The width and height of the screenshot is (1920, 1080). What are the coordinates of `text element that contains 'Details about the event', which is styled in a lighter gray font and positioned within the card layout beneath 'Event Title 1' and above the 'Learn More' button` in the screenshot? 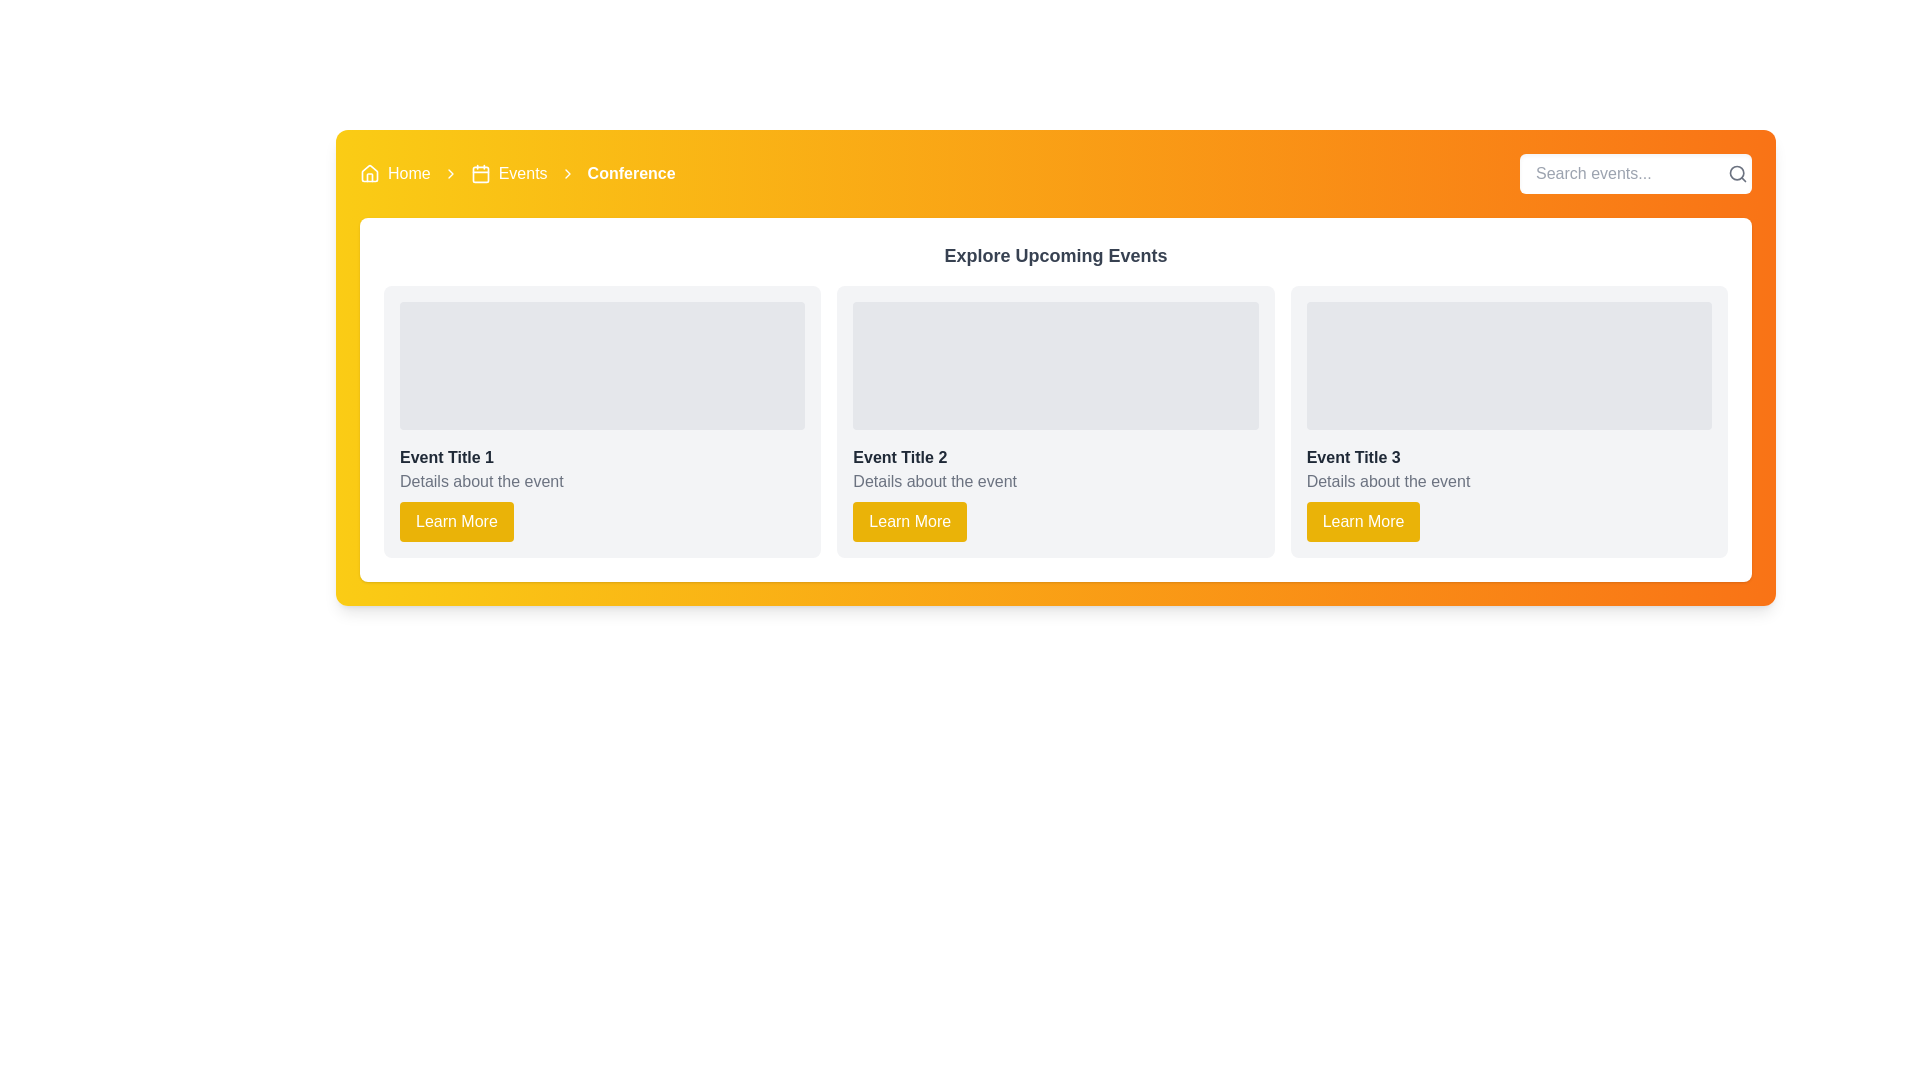 It's located at (481, 482).